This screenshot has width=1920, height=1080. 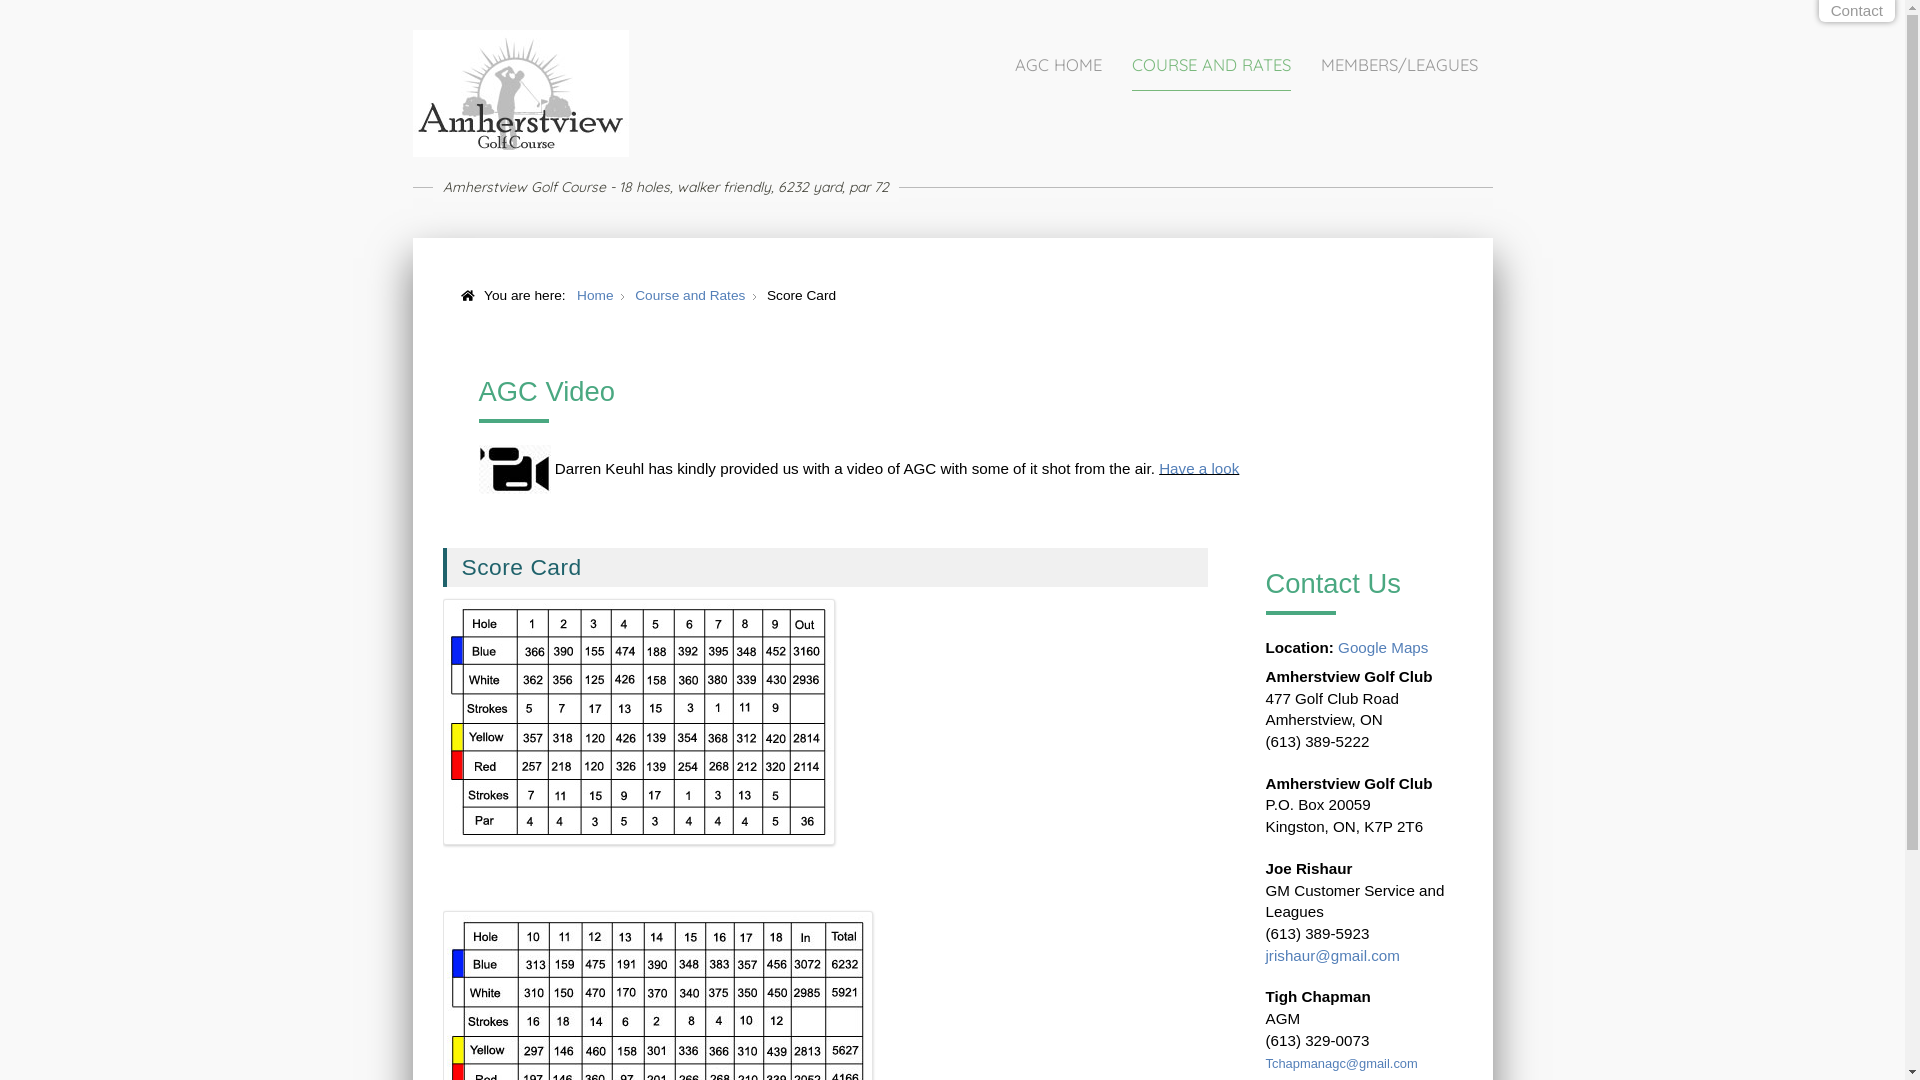 What do you see at coordinates (1381, 647) in the screenshot?
I see `'Google Maps'` at bounding box center [1381, 647].